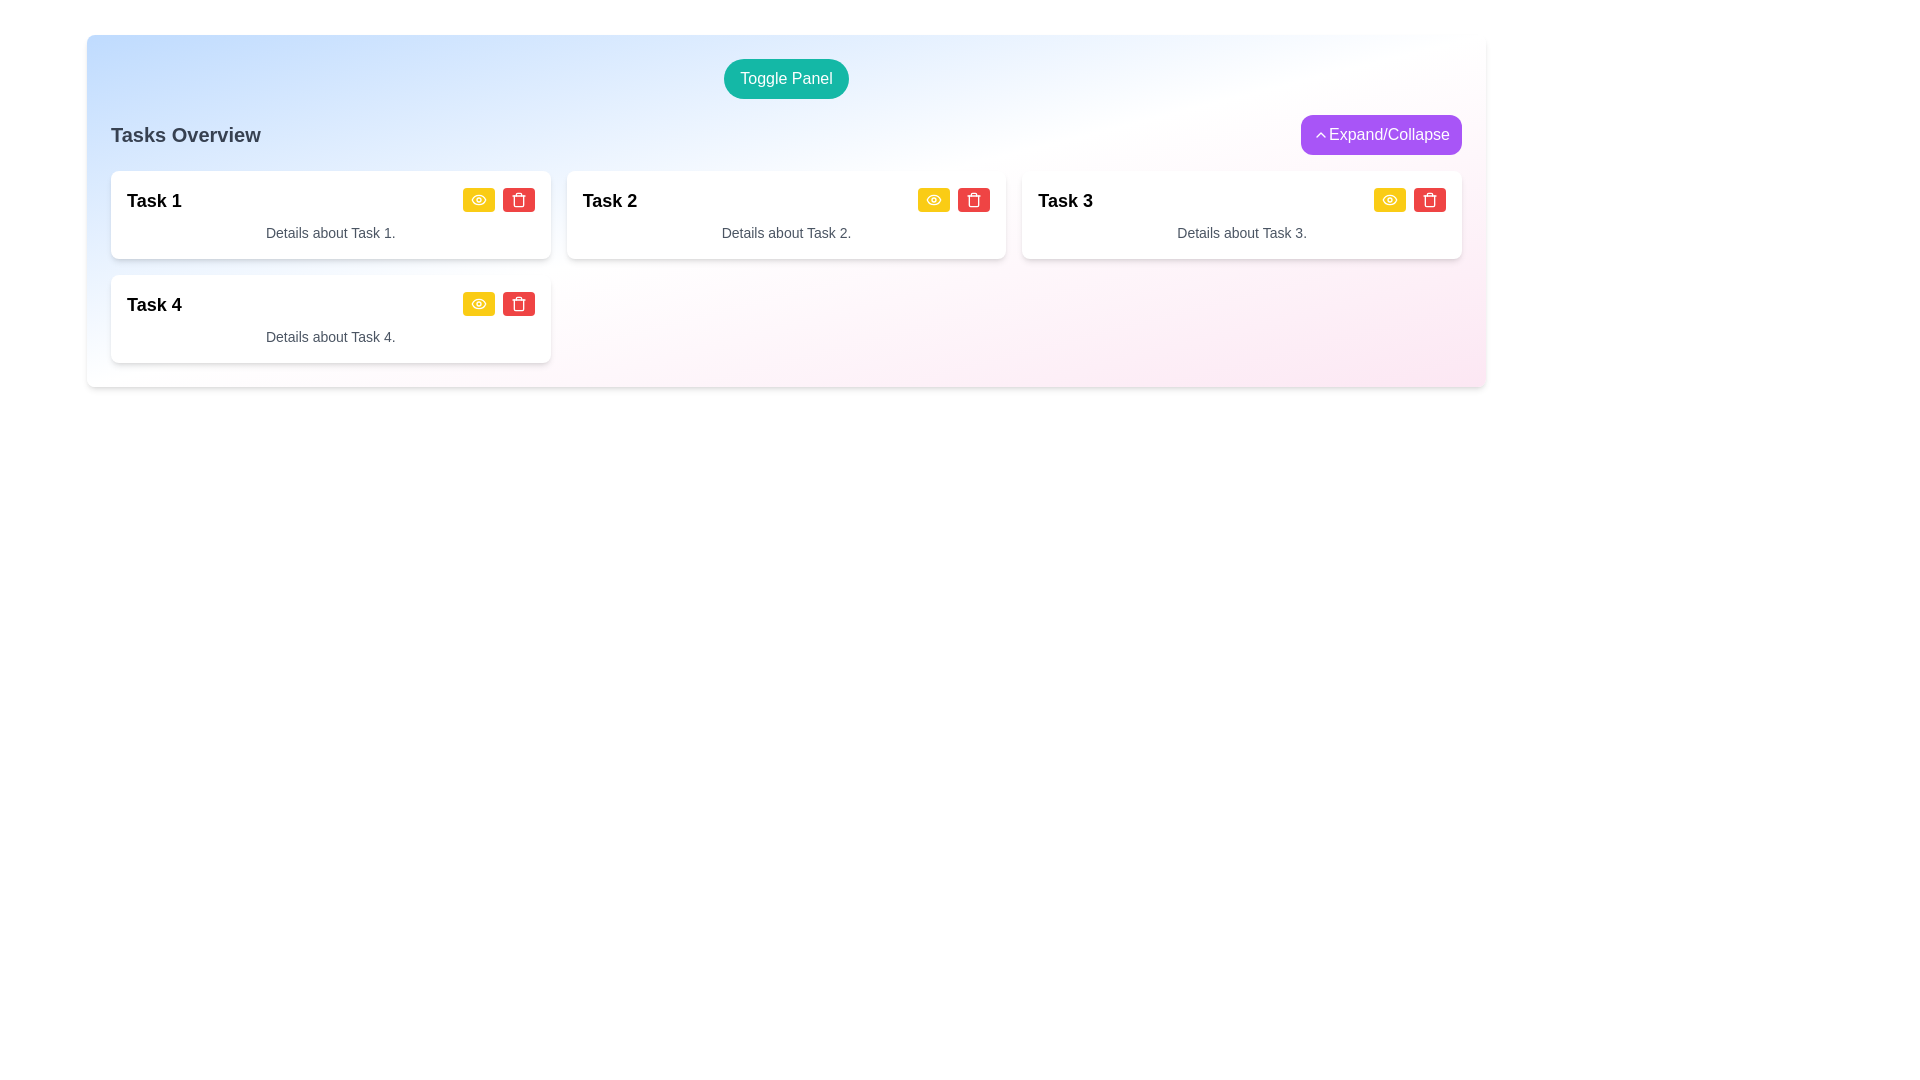 This screenshot has height=1080, width=1920. Describe the element at coordinates (974, 199) in the screenshot. I see `the trash can icon with a red background located inside the delete button for 'Task 2'` at that location.